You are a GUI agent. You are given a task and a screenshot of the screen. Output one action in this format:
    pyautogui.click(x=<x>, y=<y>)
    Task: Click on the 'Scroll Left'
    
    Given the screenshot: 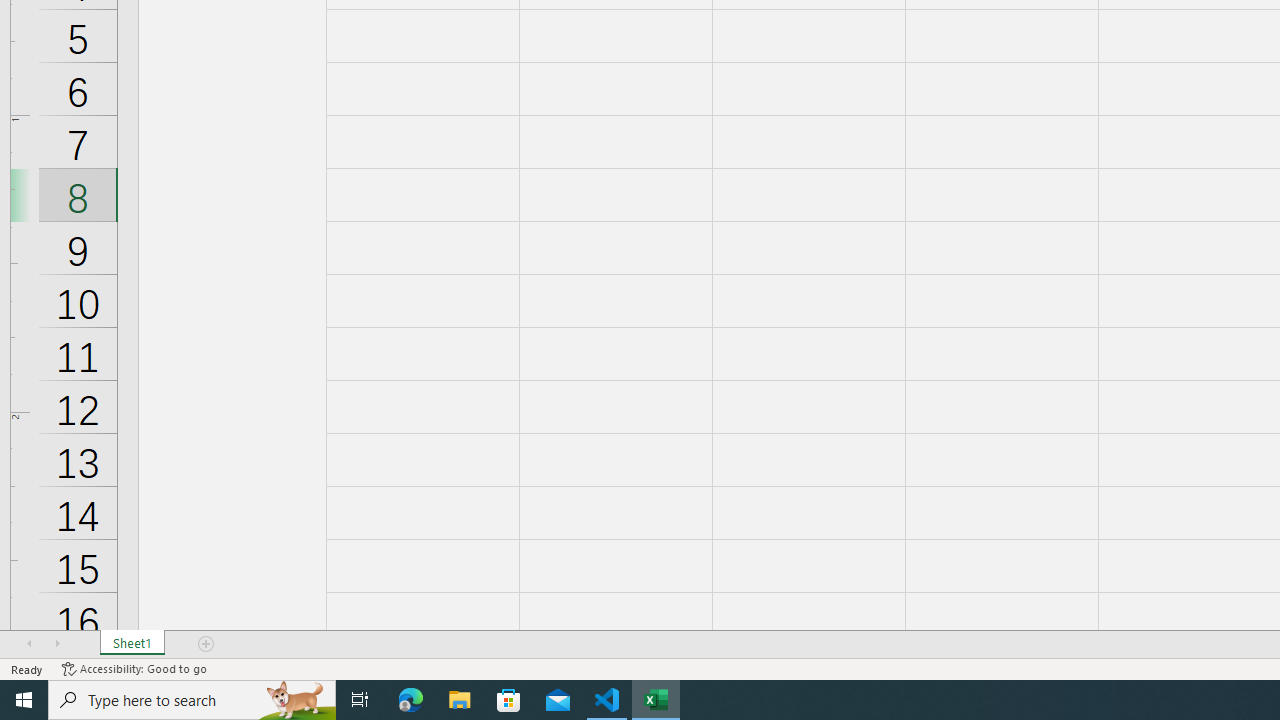 What is the action you would take?
    pyautogui.click(x=29, y=644)
    